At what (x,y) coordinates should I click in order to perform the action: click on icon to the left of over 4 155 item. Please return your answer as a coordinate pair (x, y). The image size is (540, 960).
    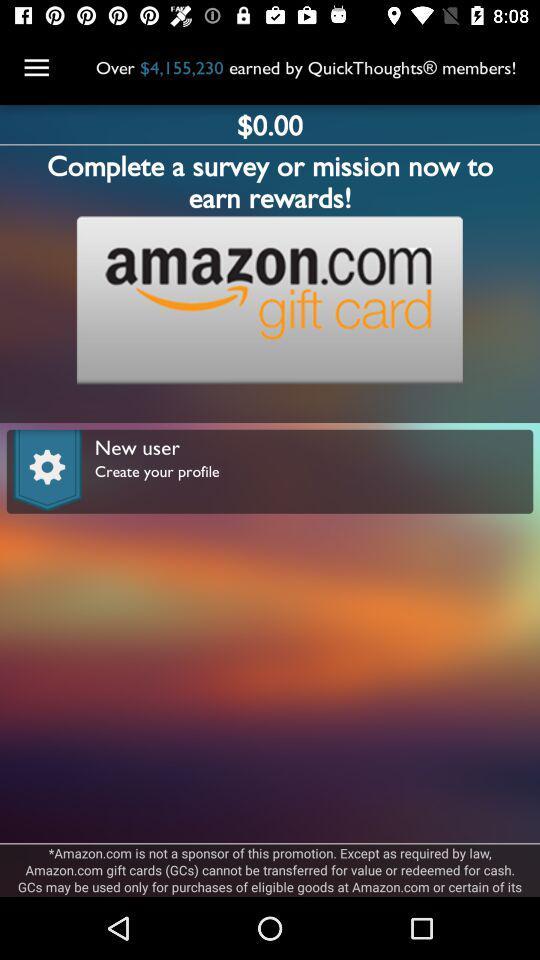
    Looking at the image, I should click on (36, 68).